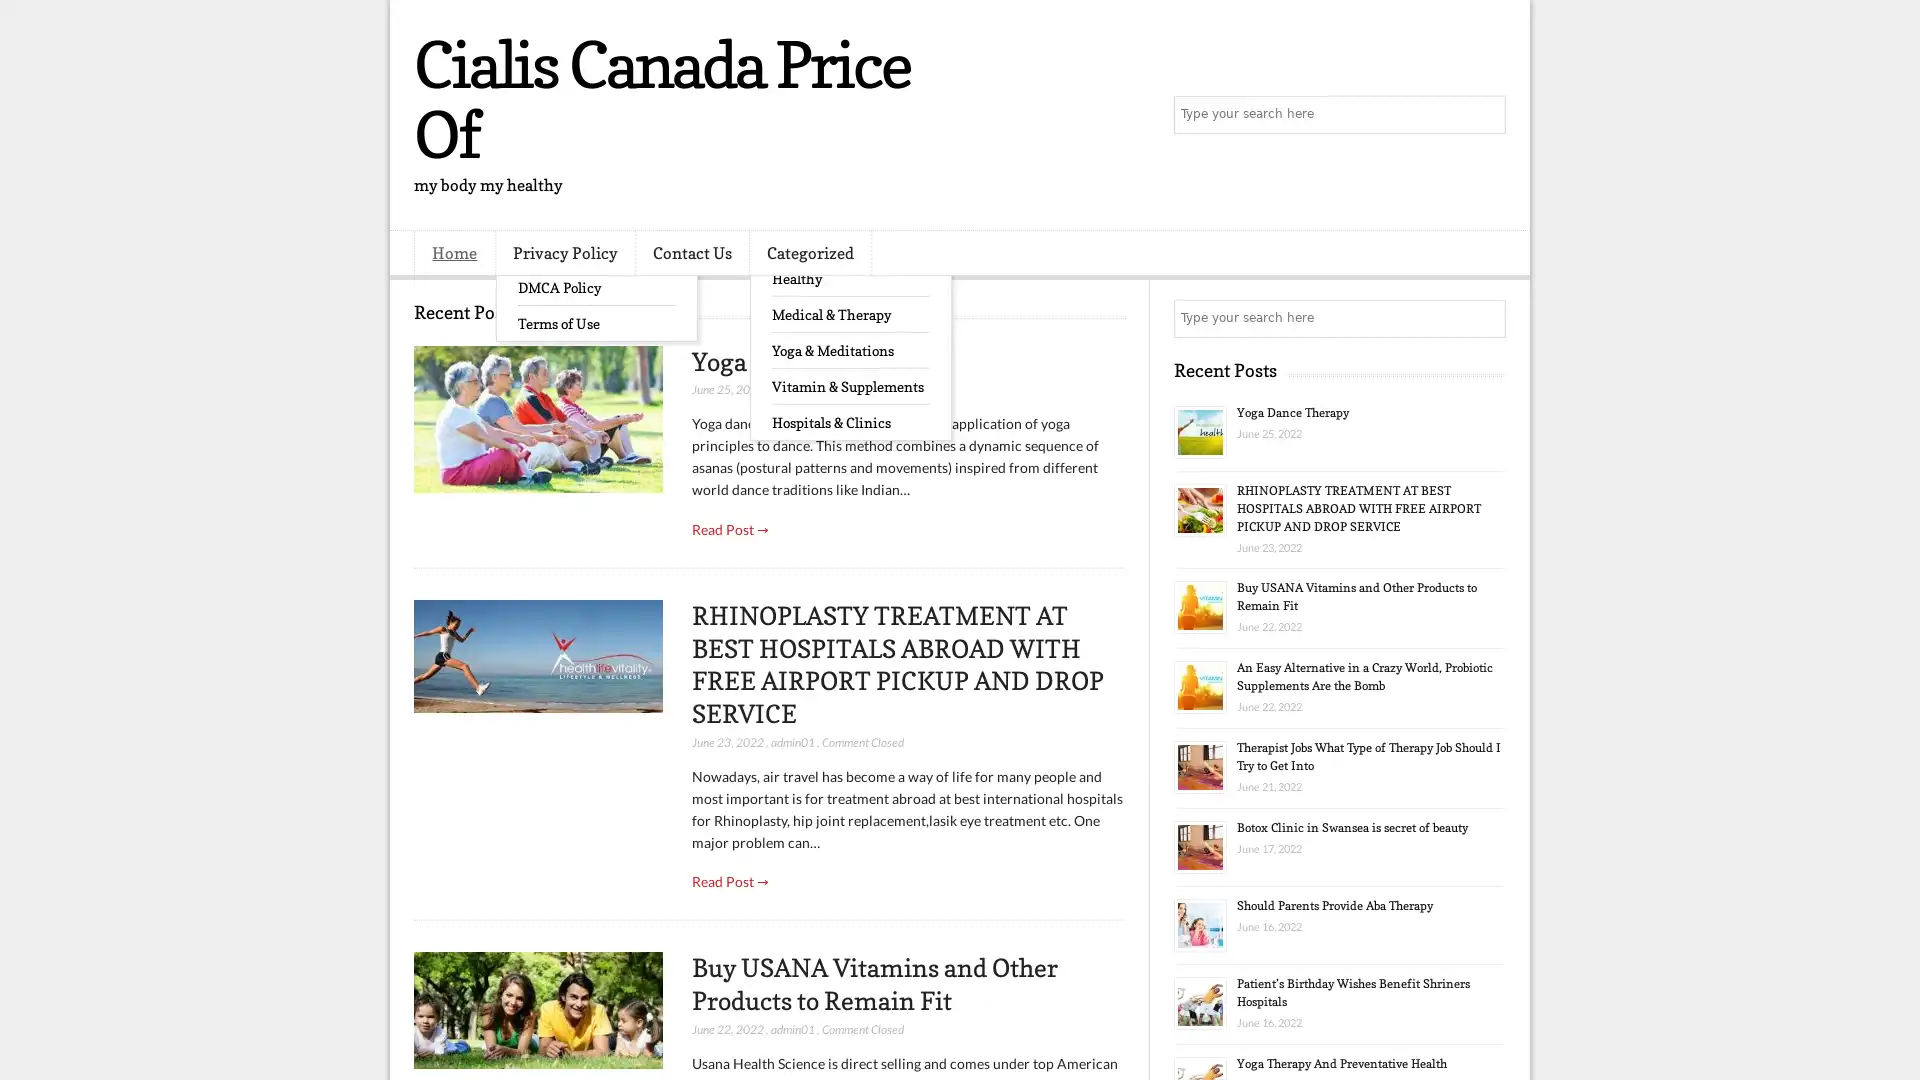  I want to click on Search, so click(1485, 115).